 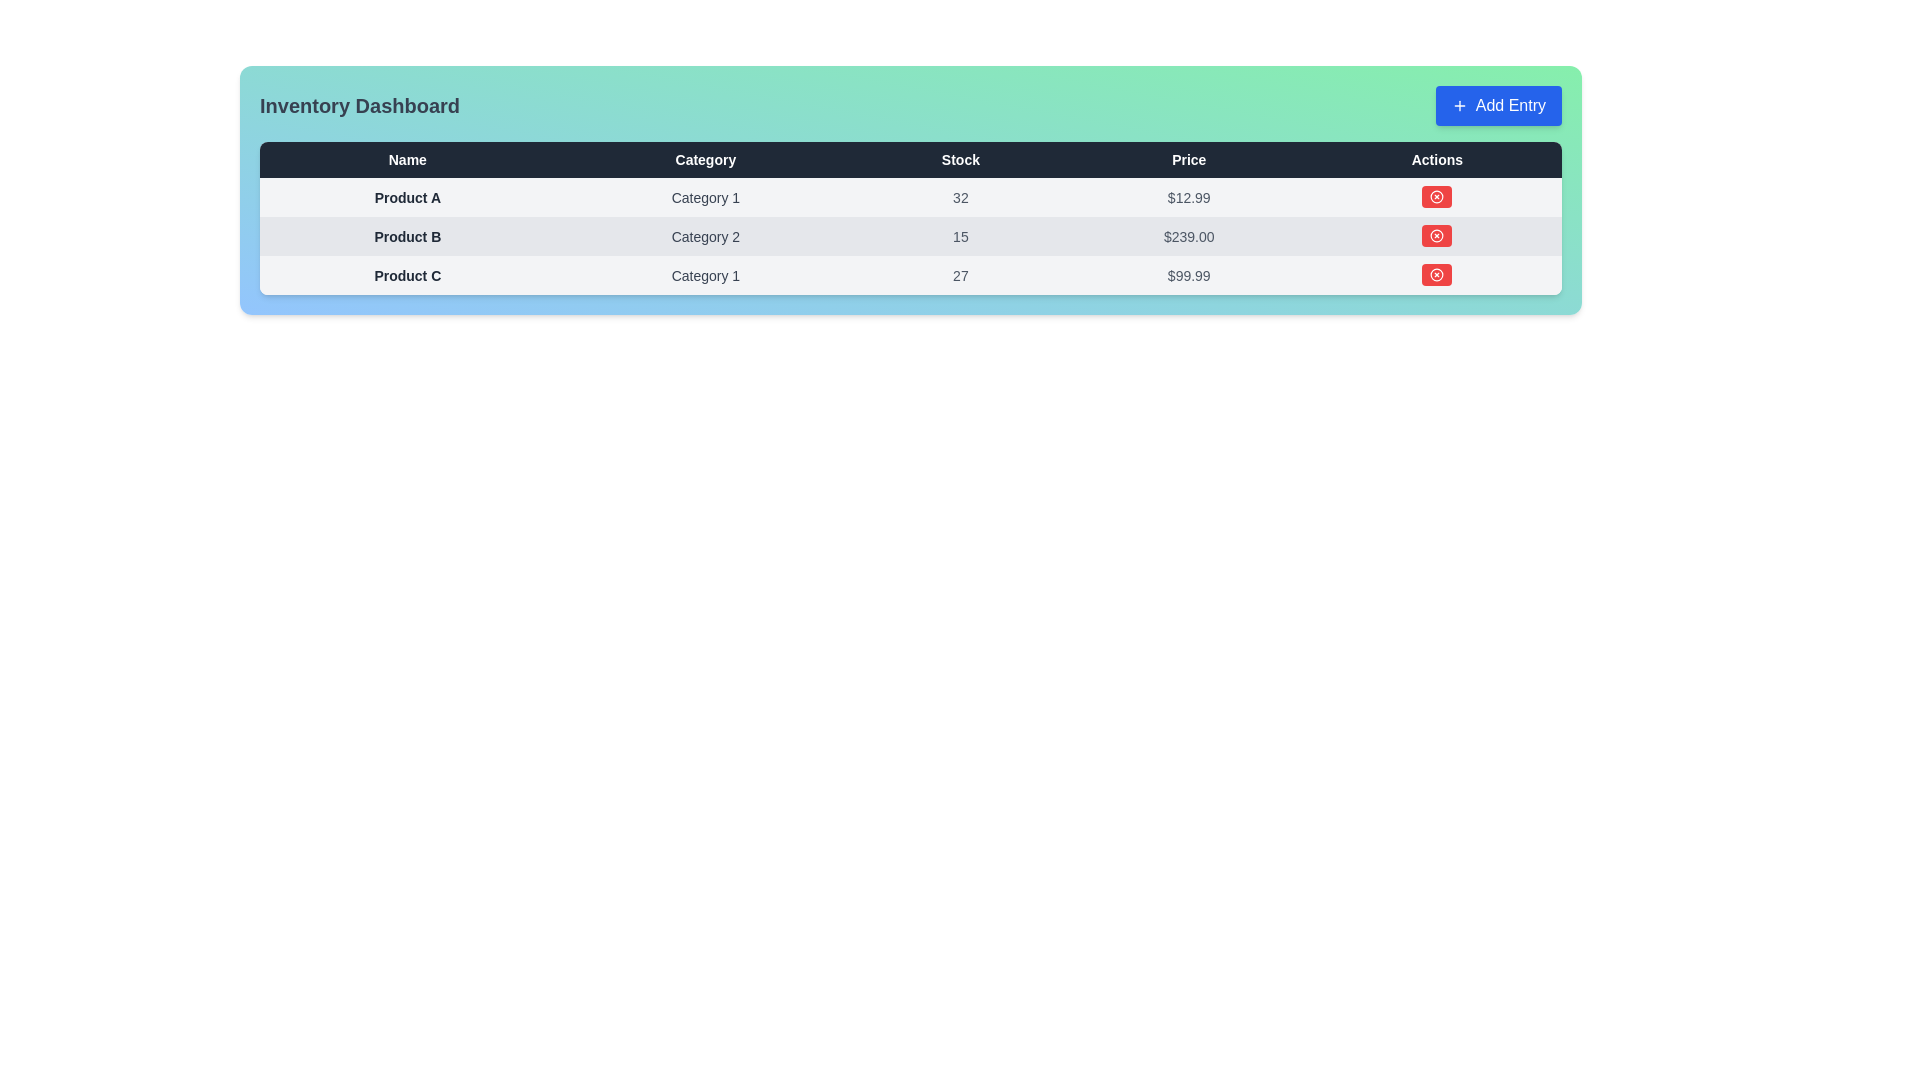 I want to click on the red button with rounded corners and a close icon located in the 'Actions' column of the third row in the table, so click(x=1436, y=196).